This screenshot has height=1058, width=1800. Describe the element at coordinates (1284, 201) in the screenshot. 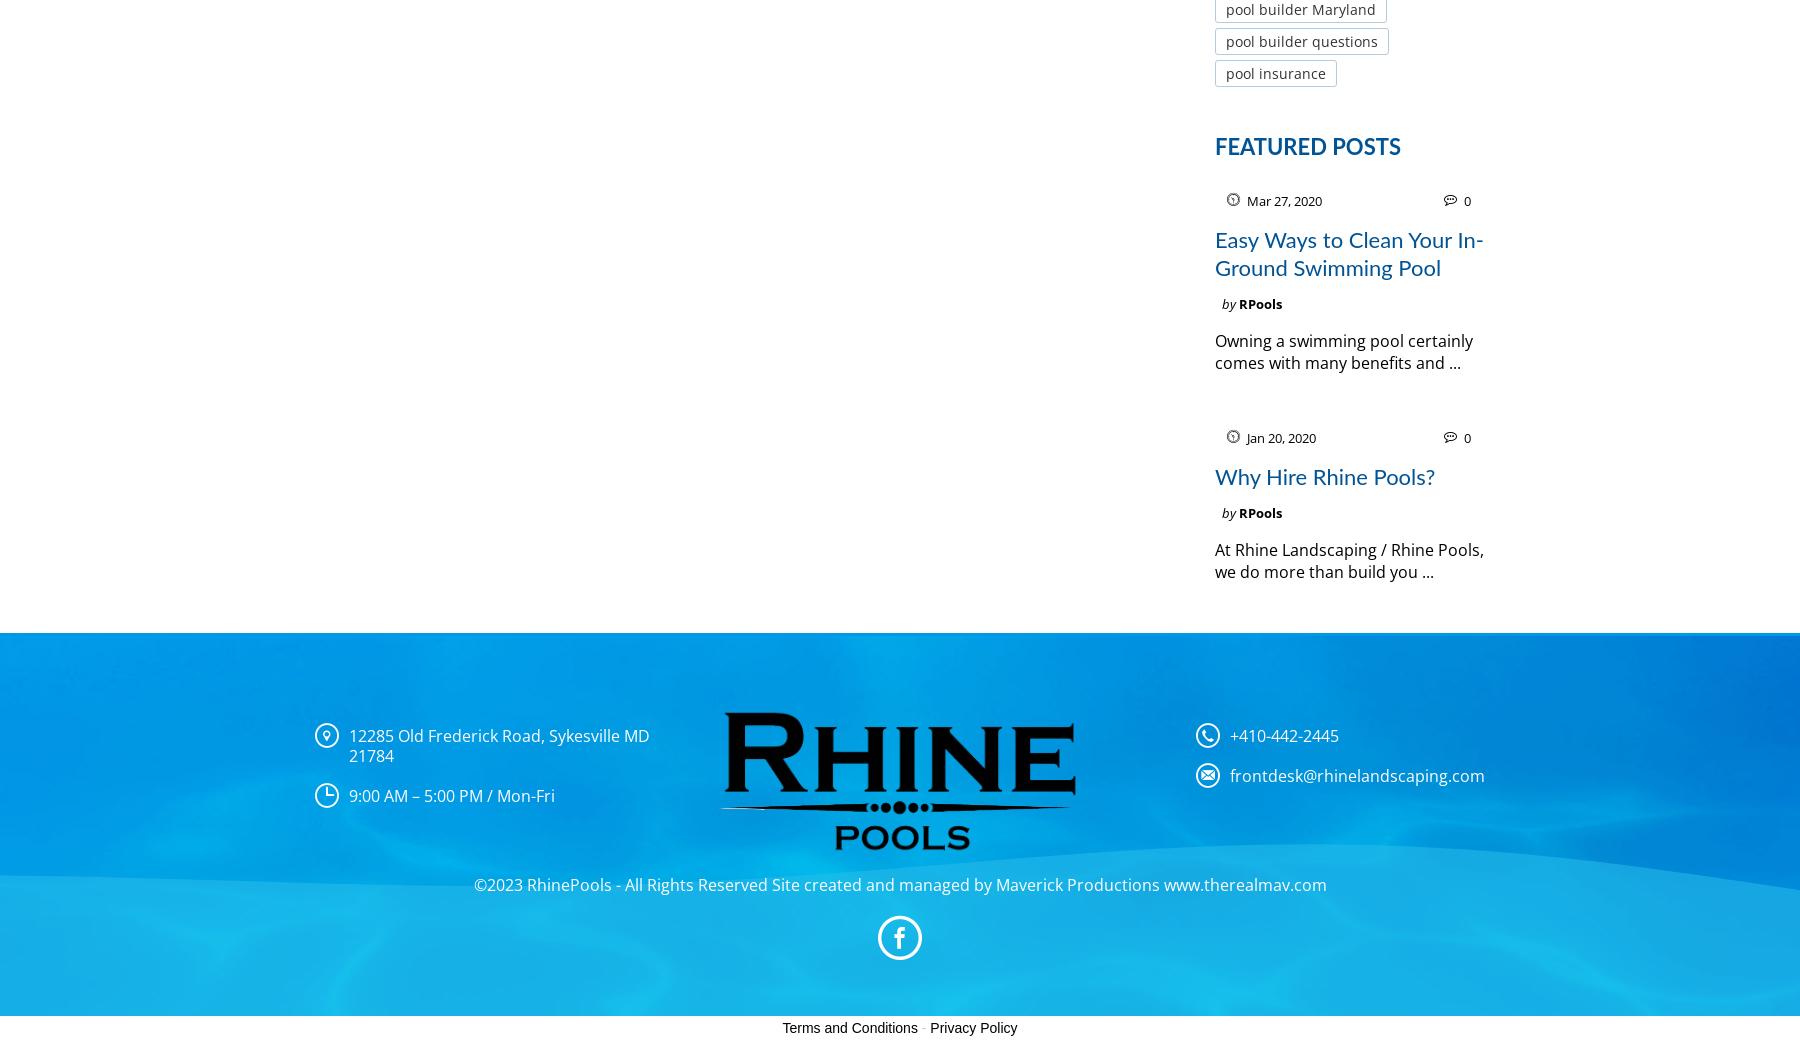

I see `'Mar 27, 2020'` at that location.